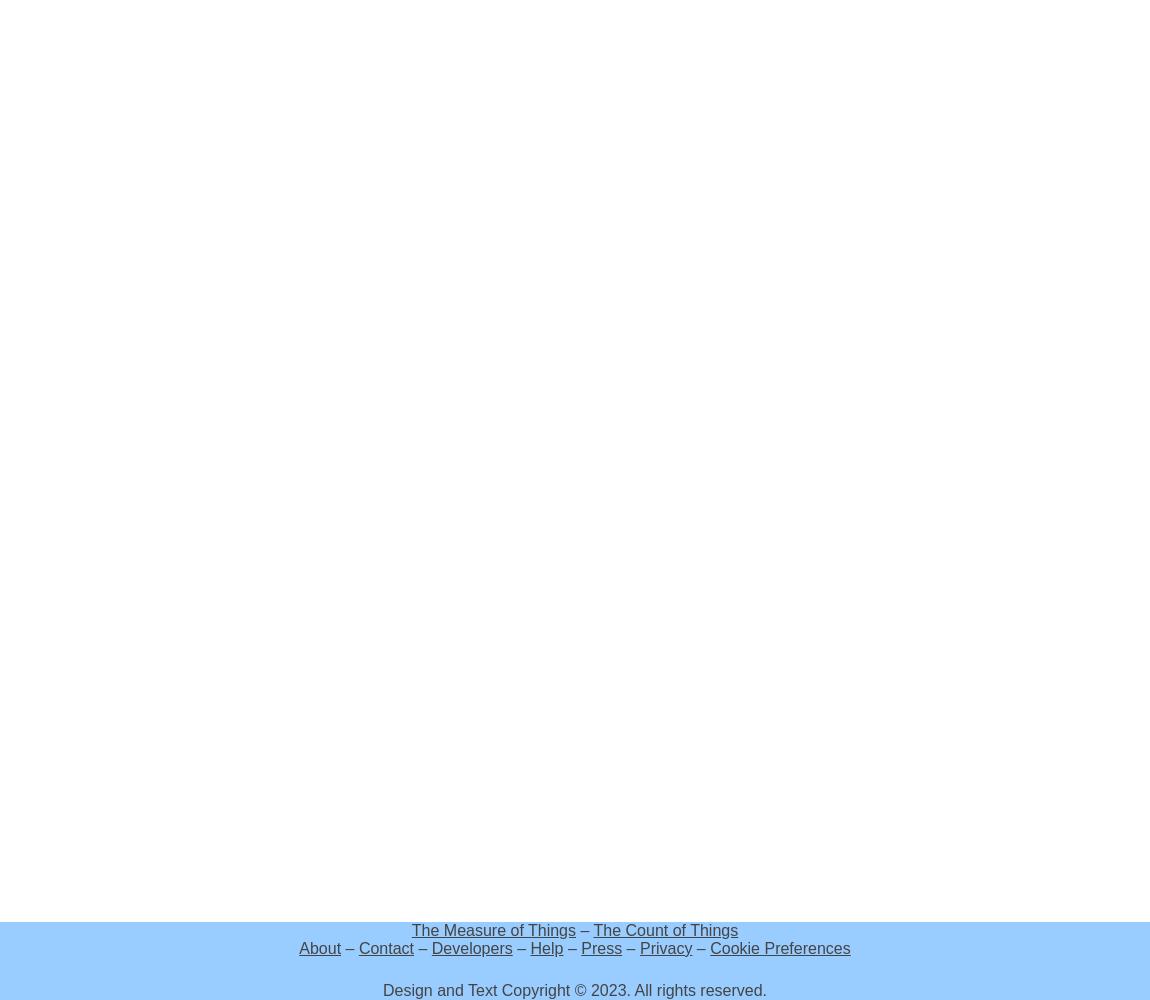 The width and height of the screenshot is (1150, 1000). Describe the element at coordinates (664, 930) in the screenshot. I see `'The Count of Things'` at that location.